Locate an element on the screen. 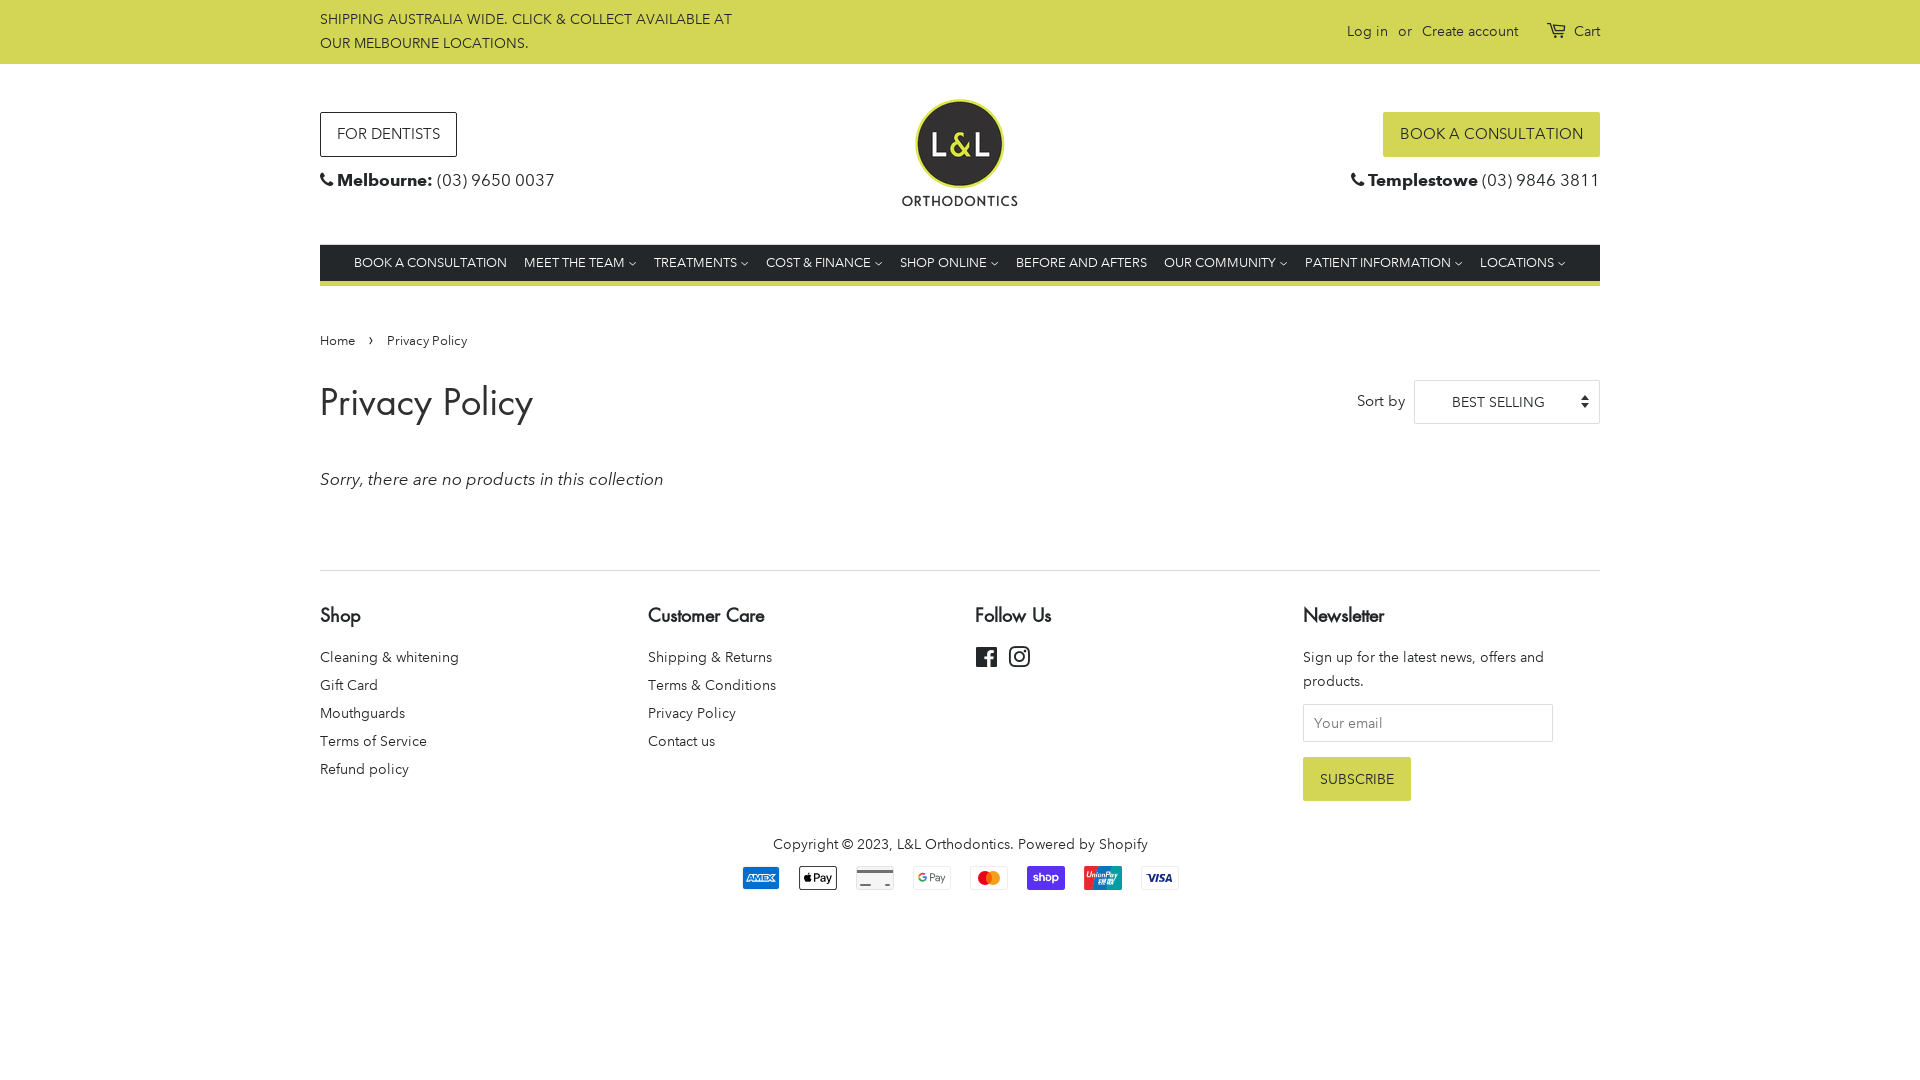 The image size is (1920, 1080). 'COST & FINANCE' is located at coordinates (757, 262).